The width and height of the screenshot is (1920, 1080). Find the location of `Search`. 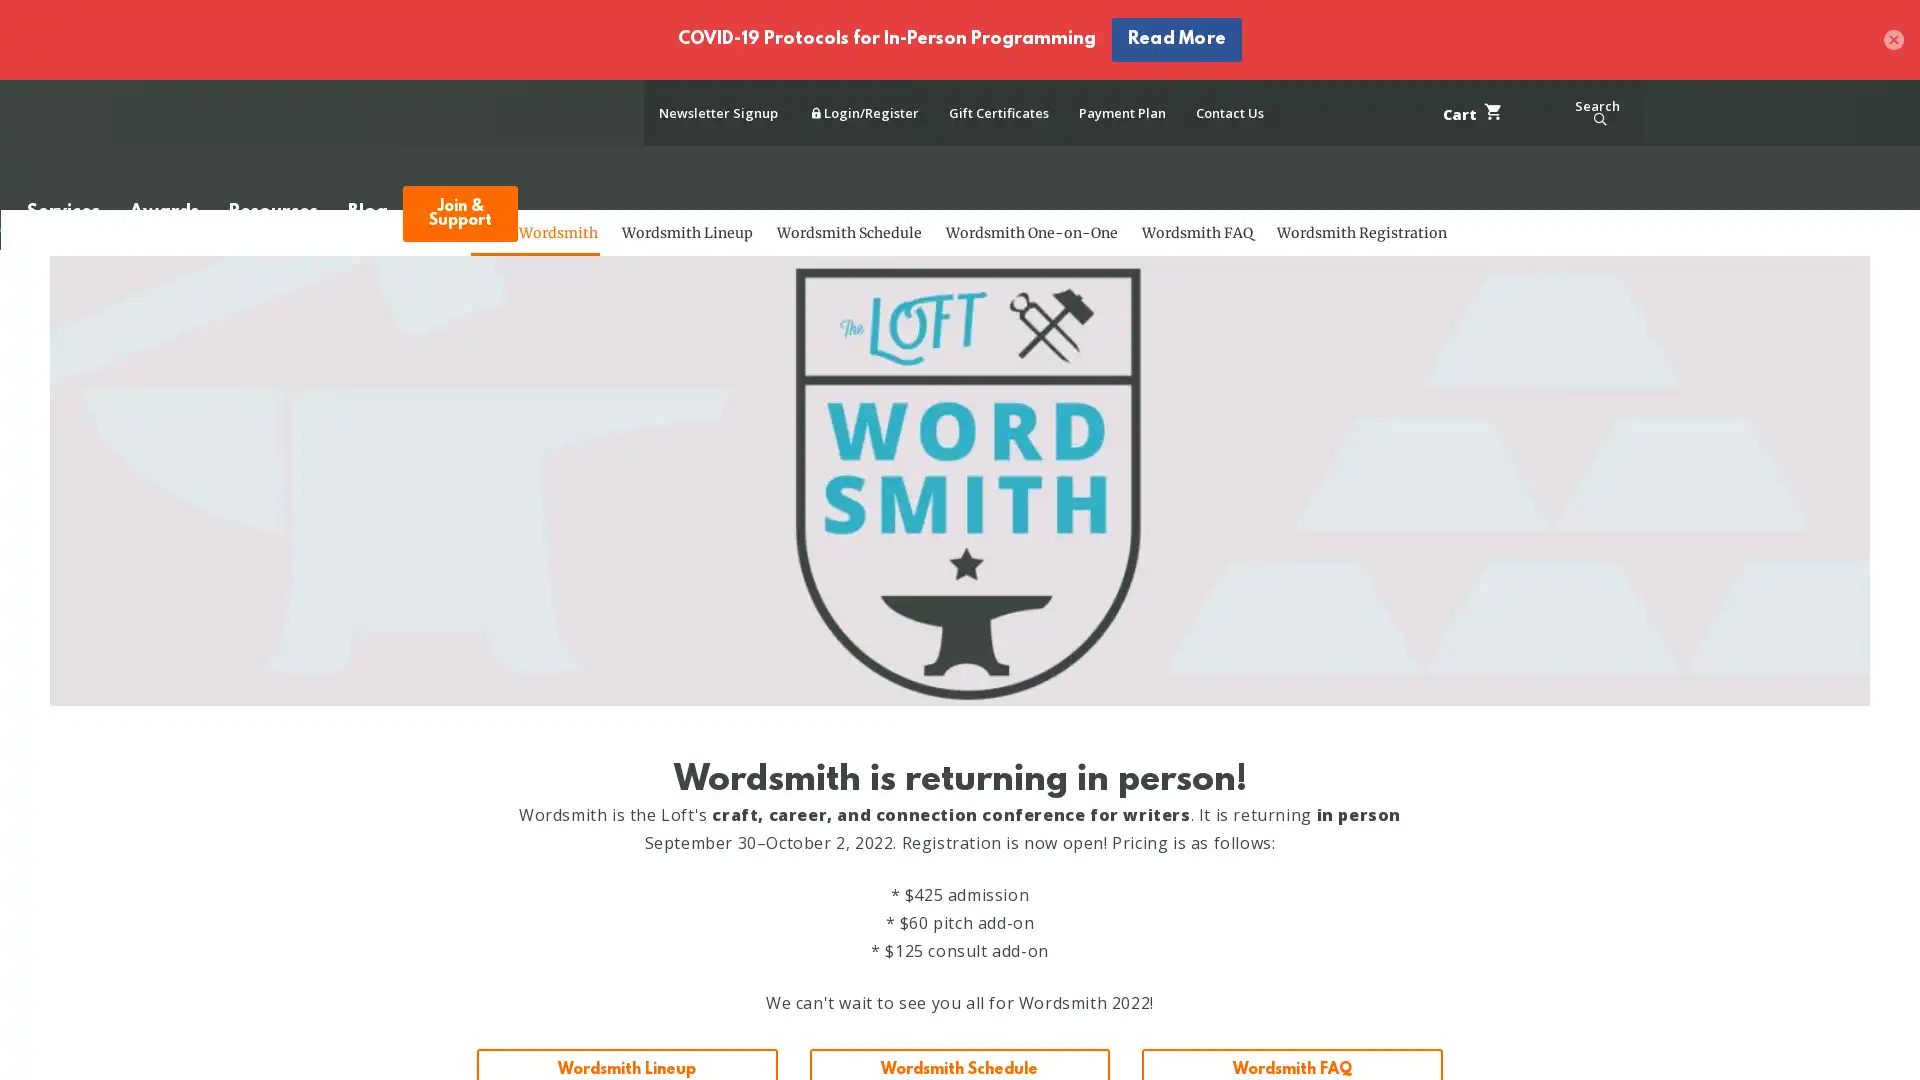

Search is located at coordinates (1596, 112).